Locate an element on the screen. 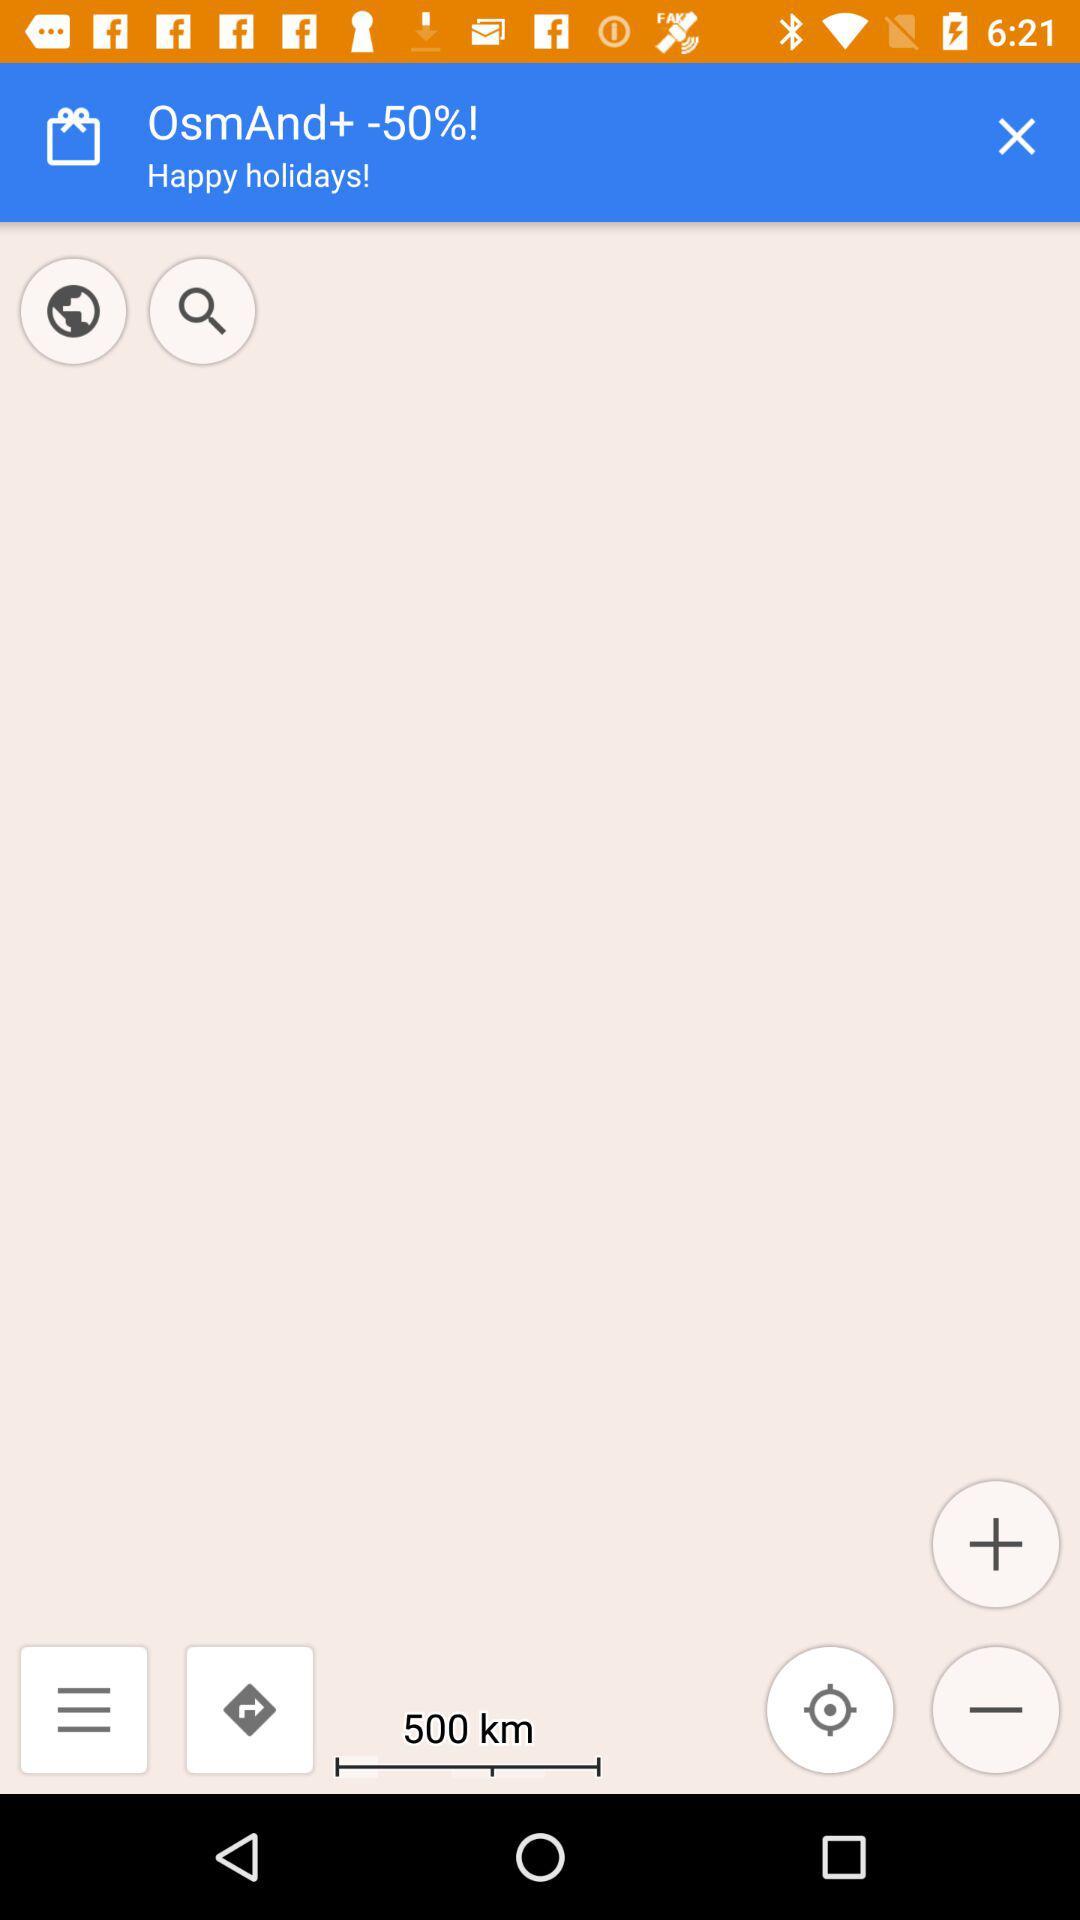 This screenshot has width=1080, height=1920. icon to the right of 500 km is located at coordinates (830, 1708).